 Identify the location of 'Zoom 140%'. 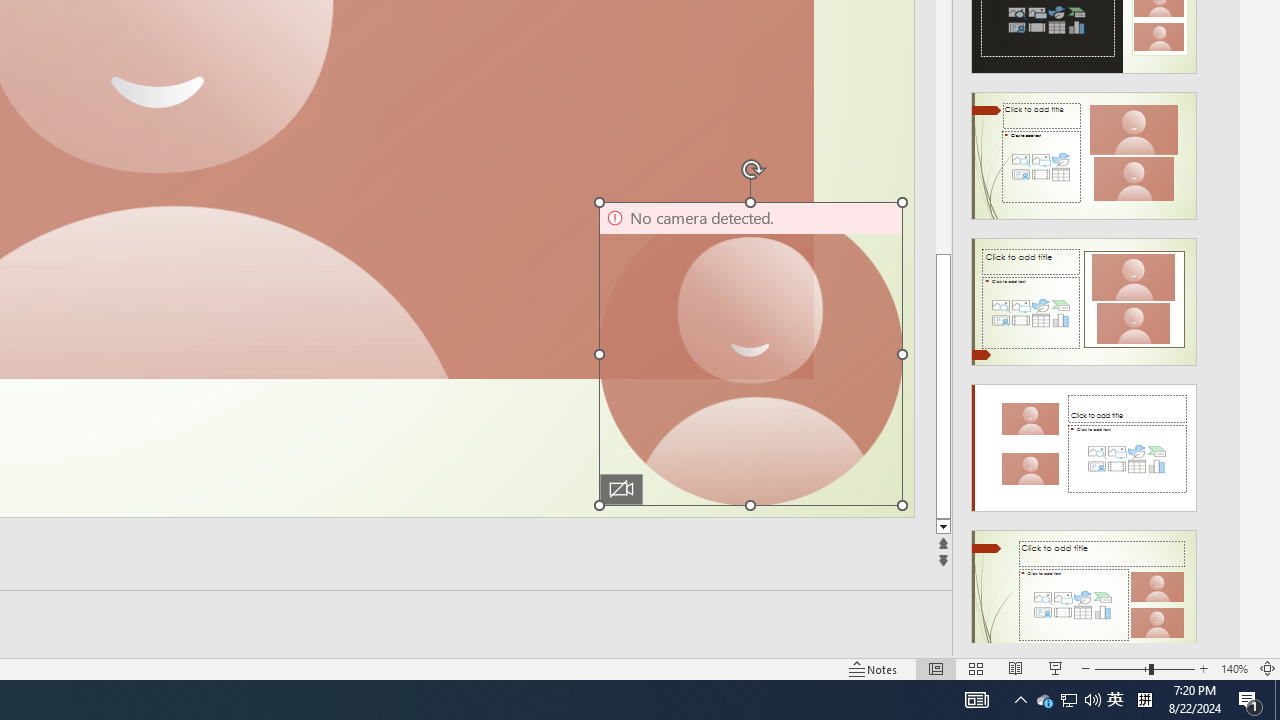
(1233, 669).